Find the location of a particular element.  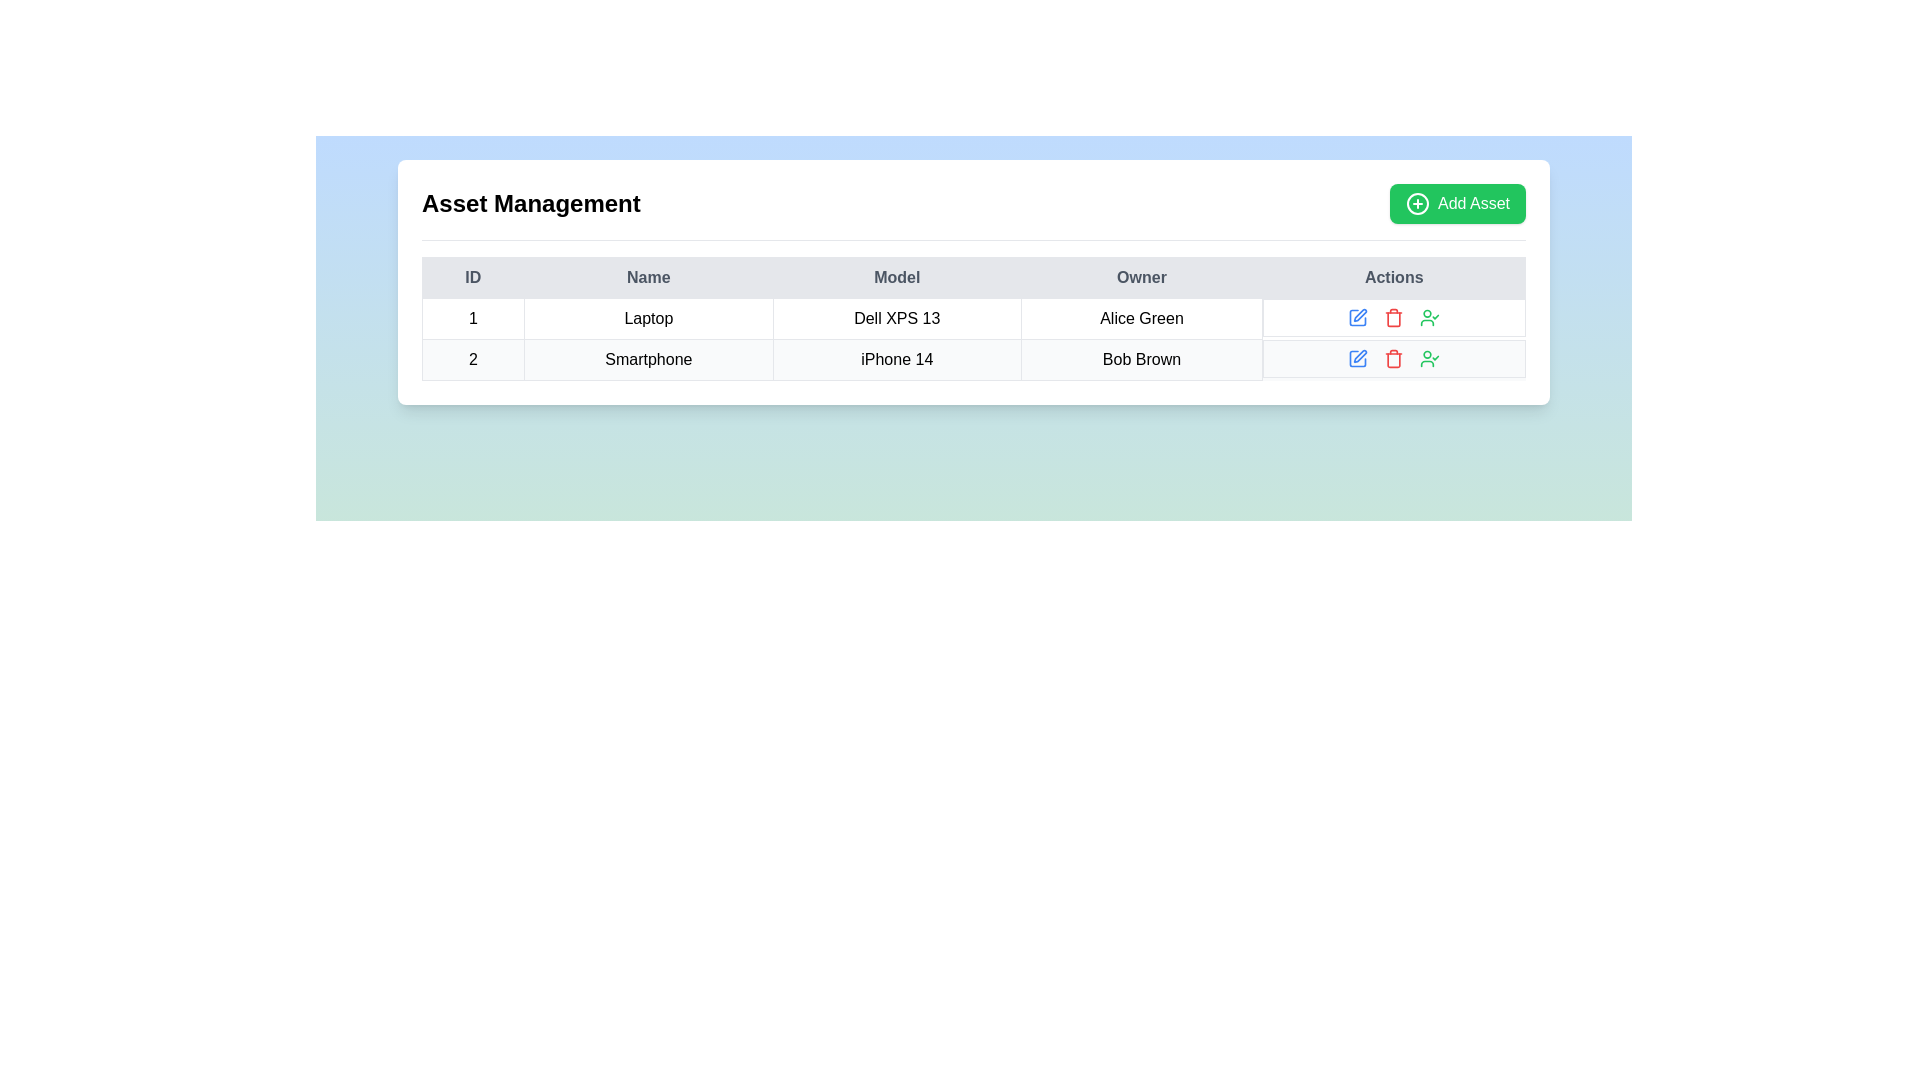

the 'Model' header label in the table, which is located in the third column of the header row, between 'Name' and 'Owner' is located at coordinates (896, 277).